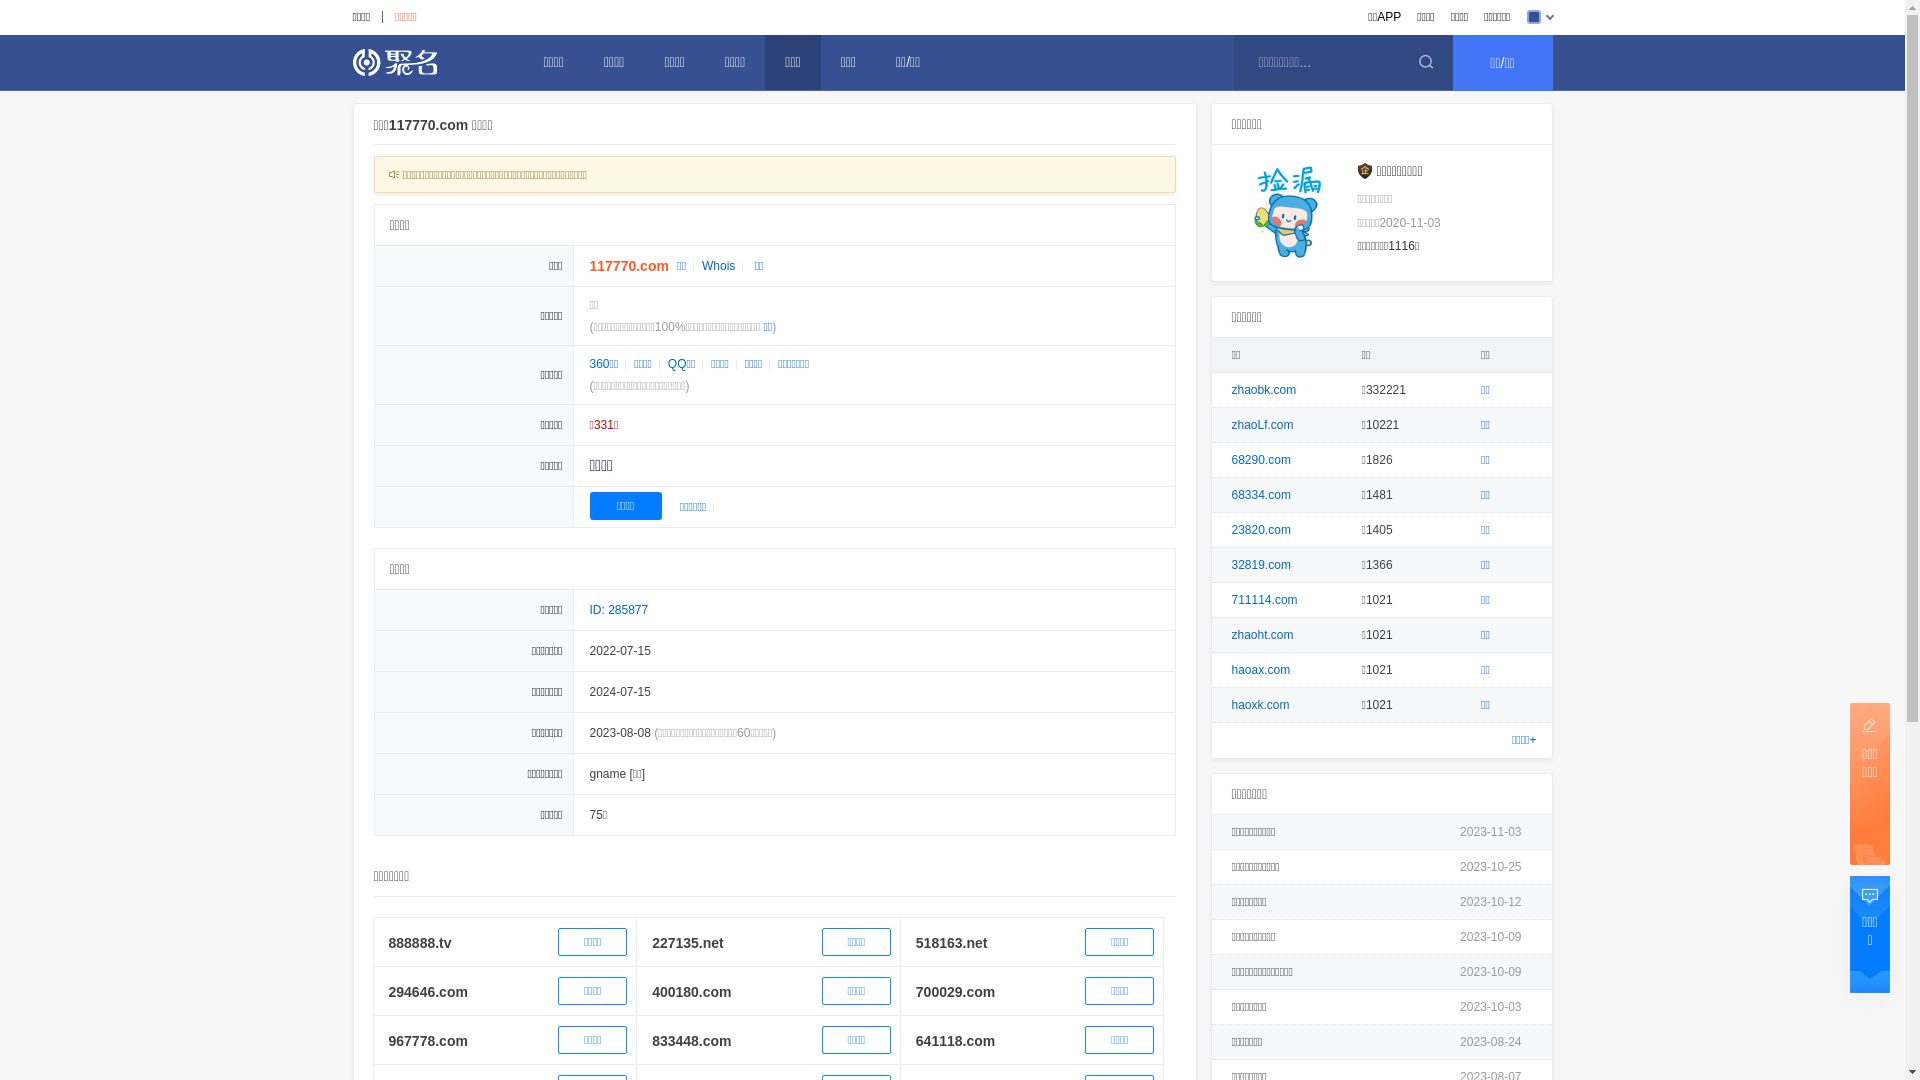 The height and width of the screenshot is (1080, 1920). Describe the element at coordinates (1231, 635) in the screenshot. I see `'zhaoht.com'` at that location.